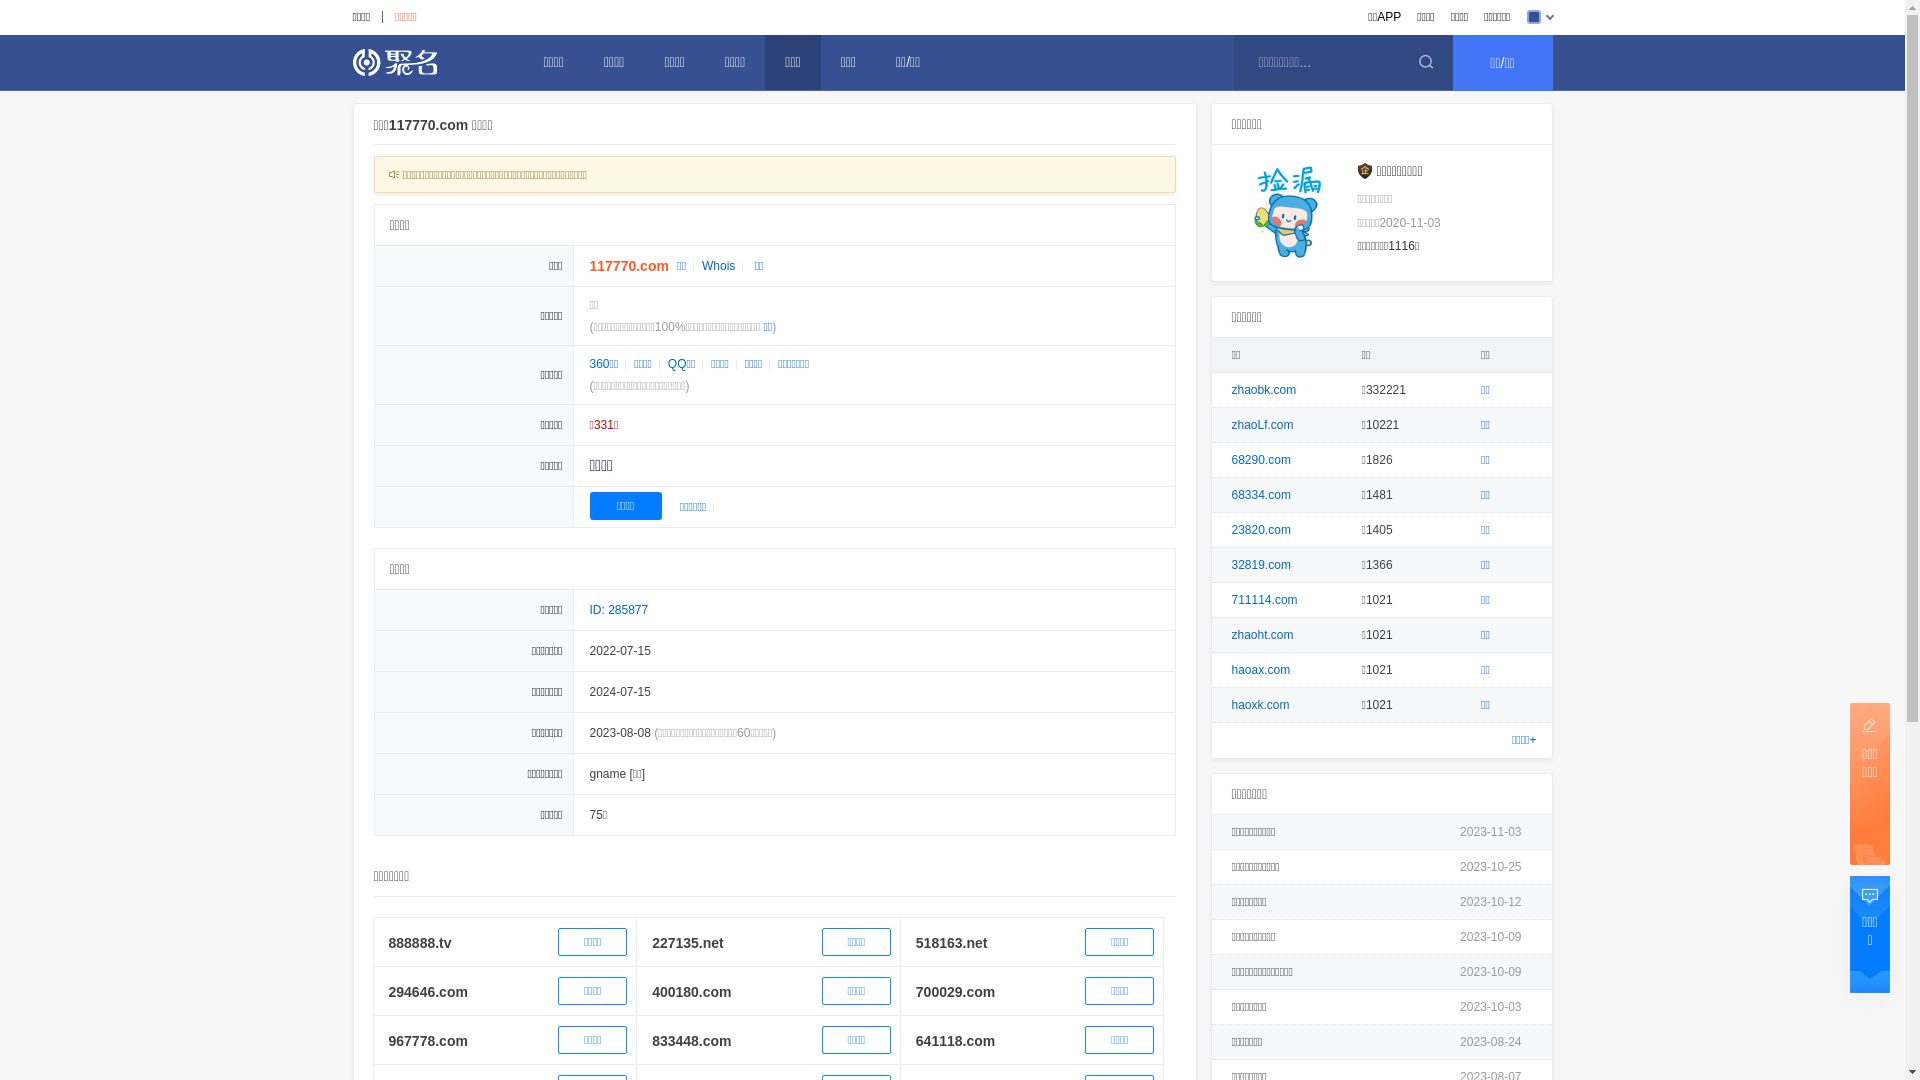 The height and width of the screenshot is (1080, 1920). Describe the element at coordinates (1231, 635) in the screenshot. I see `'zhaoht.com'` at that location.